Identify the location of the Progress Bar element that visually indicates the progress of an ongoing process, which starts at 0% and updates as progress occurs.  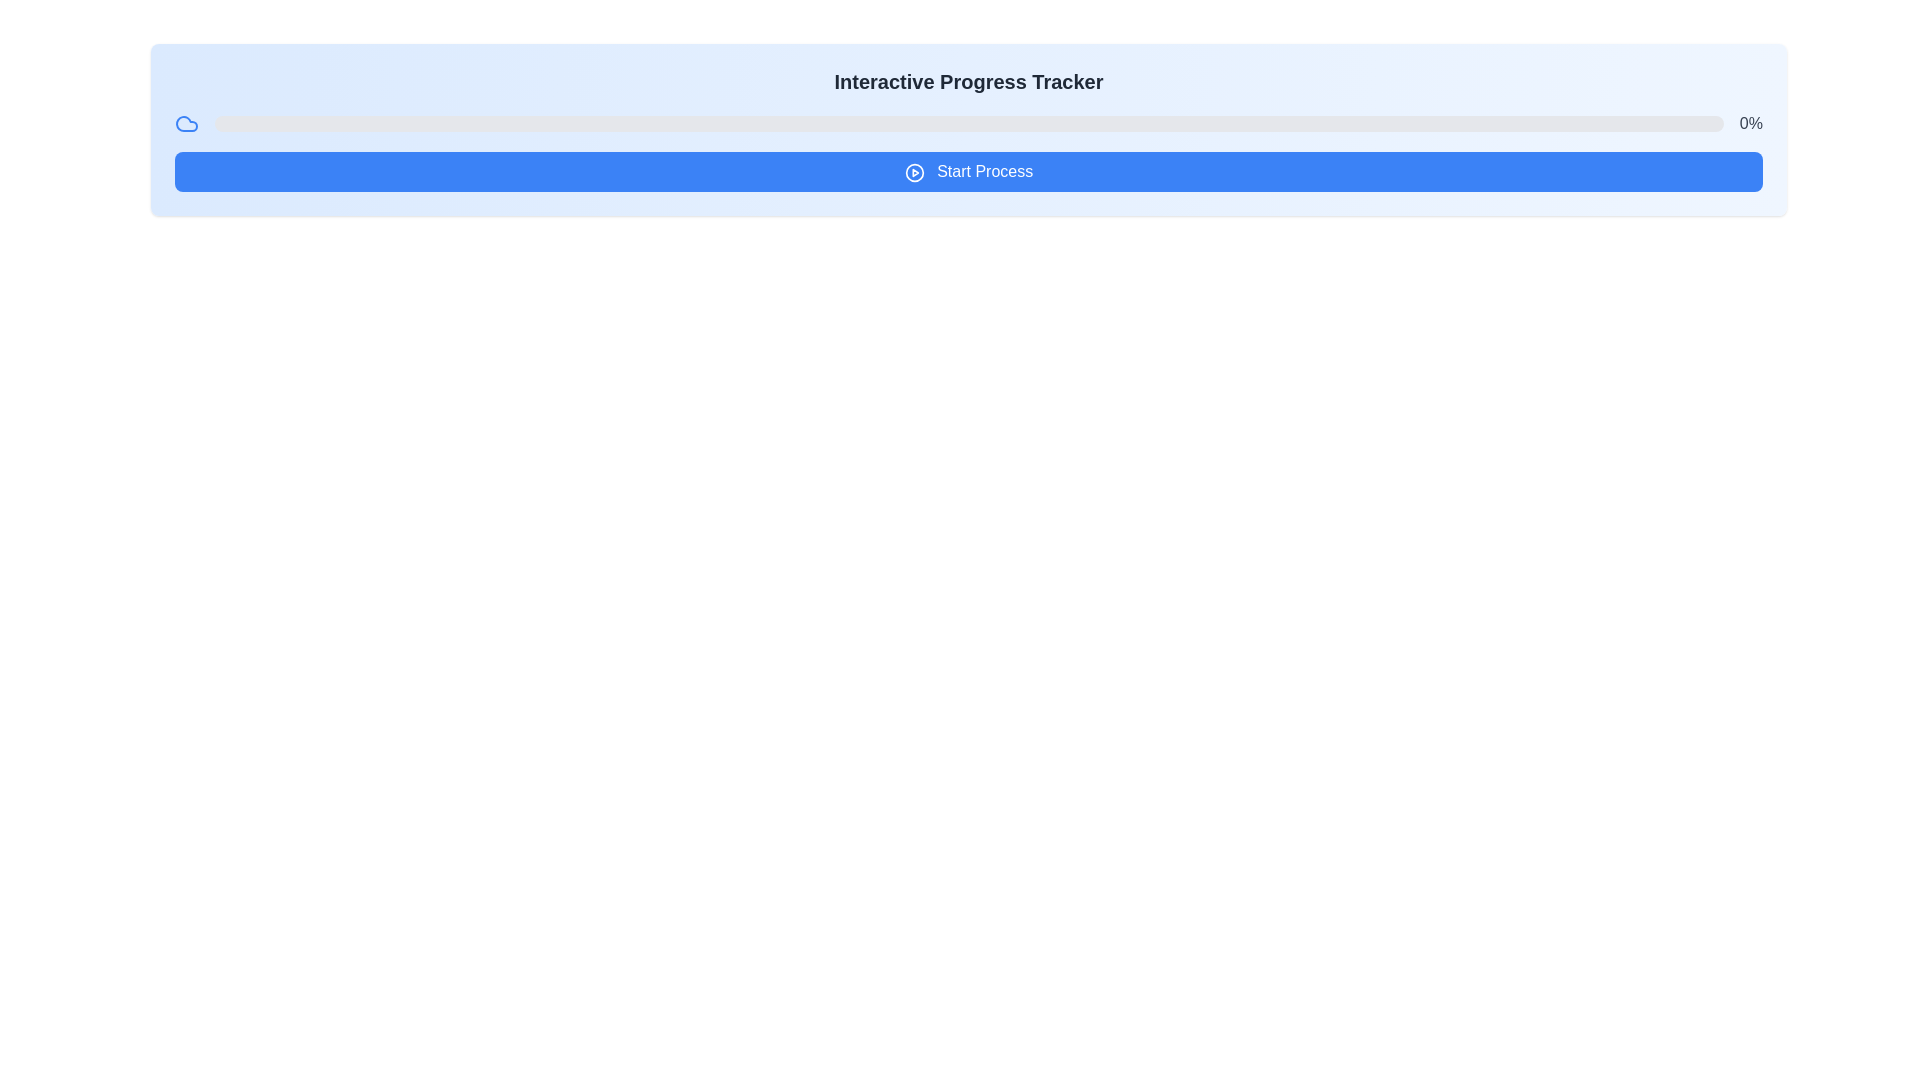
(969, 123).